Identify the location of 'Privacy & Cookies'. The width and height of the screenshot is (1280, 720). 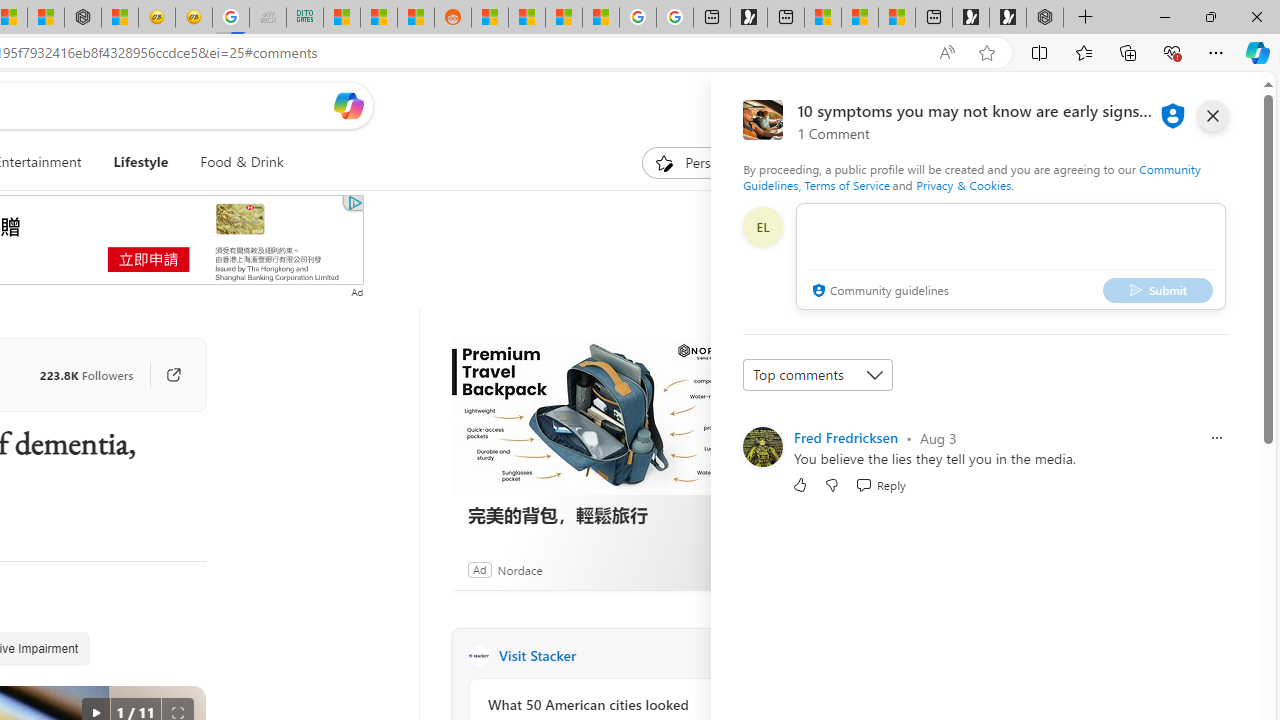
(964, 185).